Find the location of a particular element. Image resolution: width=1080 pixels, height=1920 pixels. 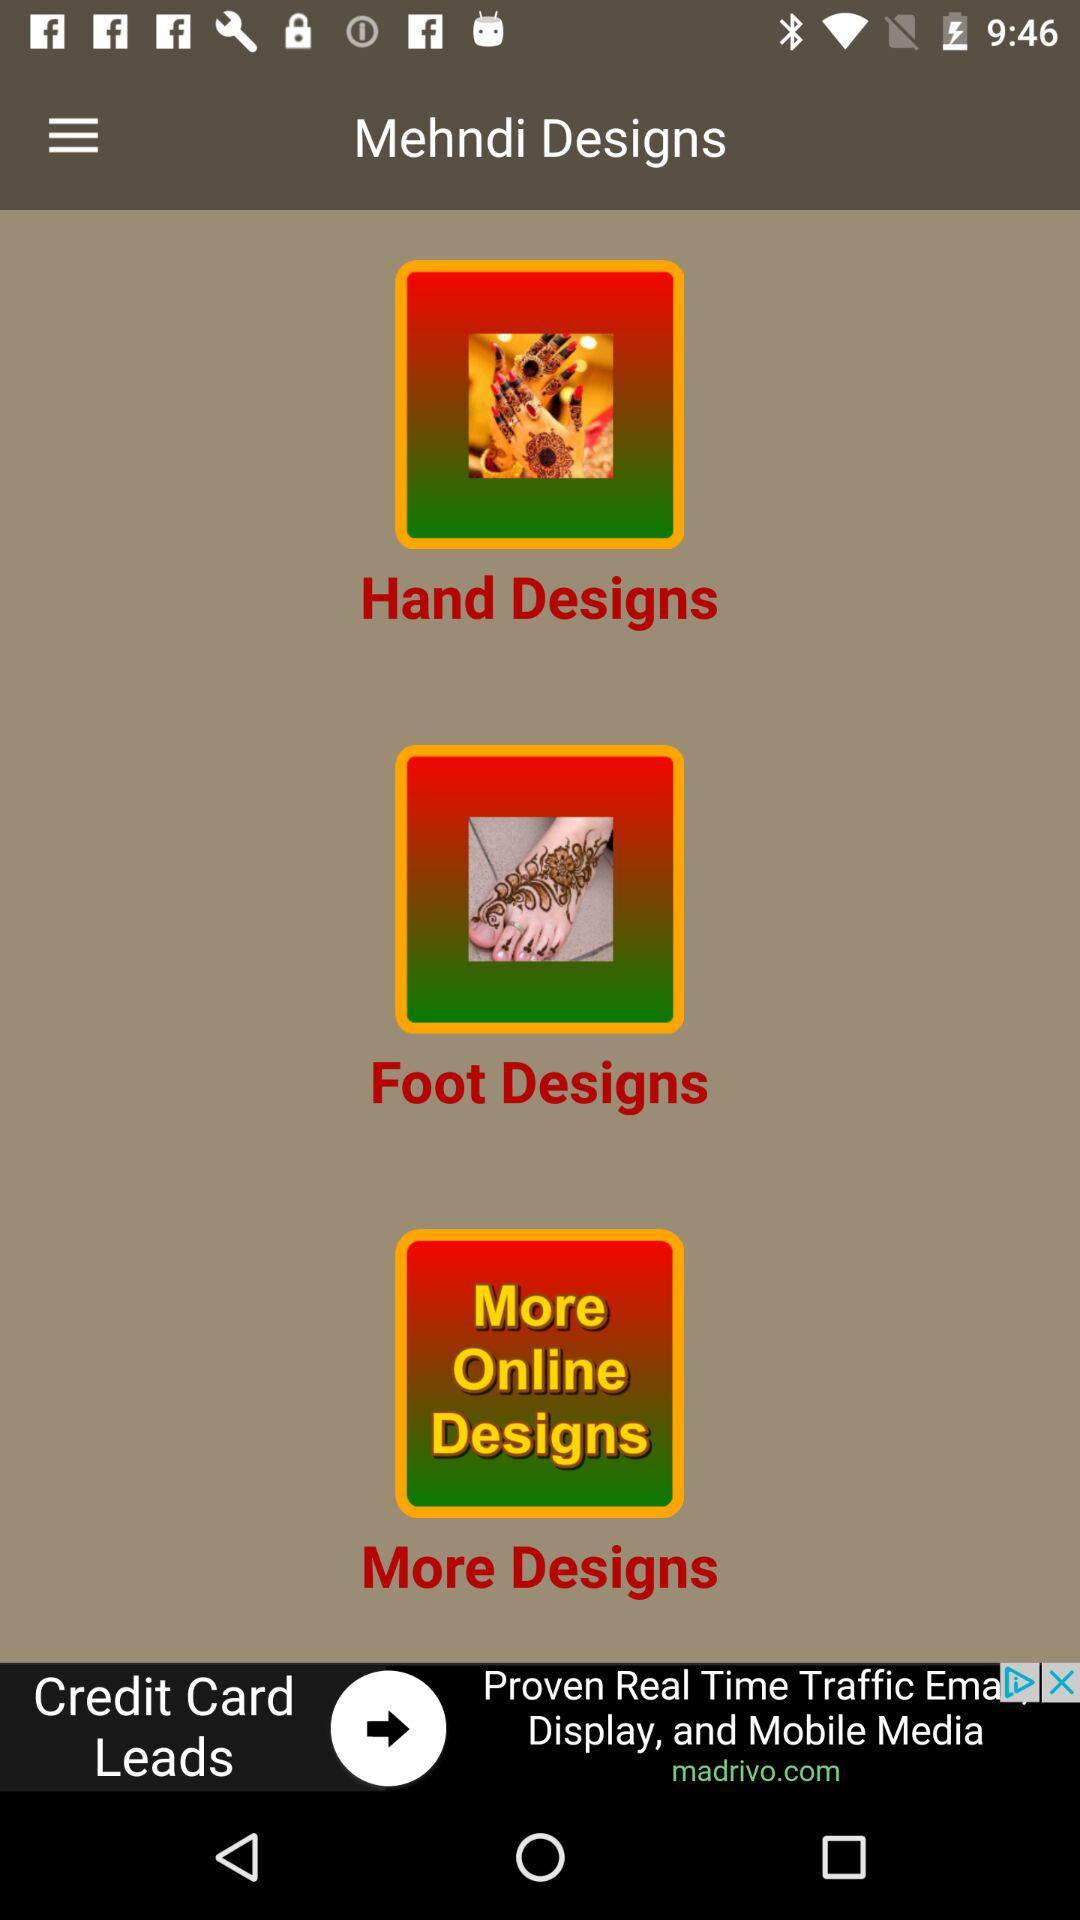

the widget is located at coordinates (538, 403).